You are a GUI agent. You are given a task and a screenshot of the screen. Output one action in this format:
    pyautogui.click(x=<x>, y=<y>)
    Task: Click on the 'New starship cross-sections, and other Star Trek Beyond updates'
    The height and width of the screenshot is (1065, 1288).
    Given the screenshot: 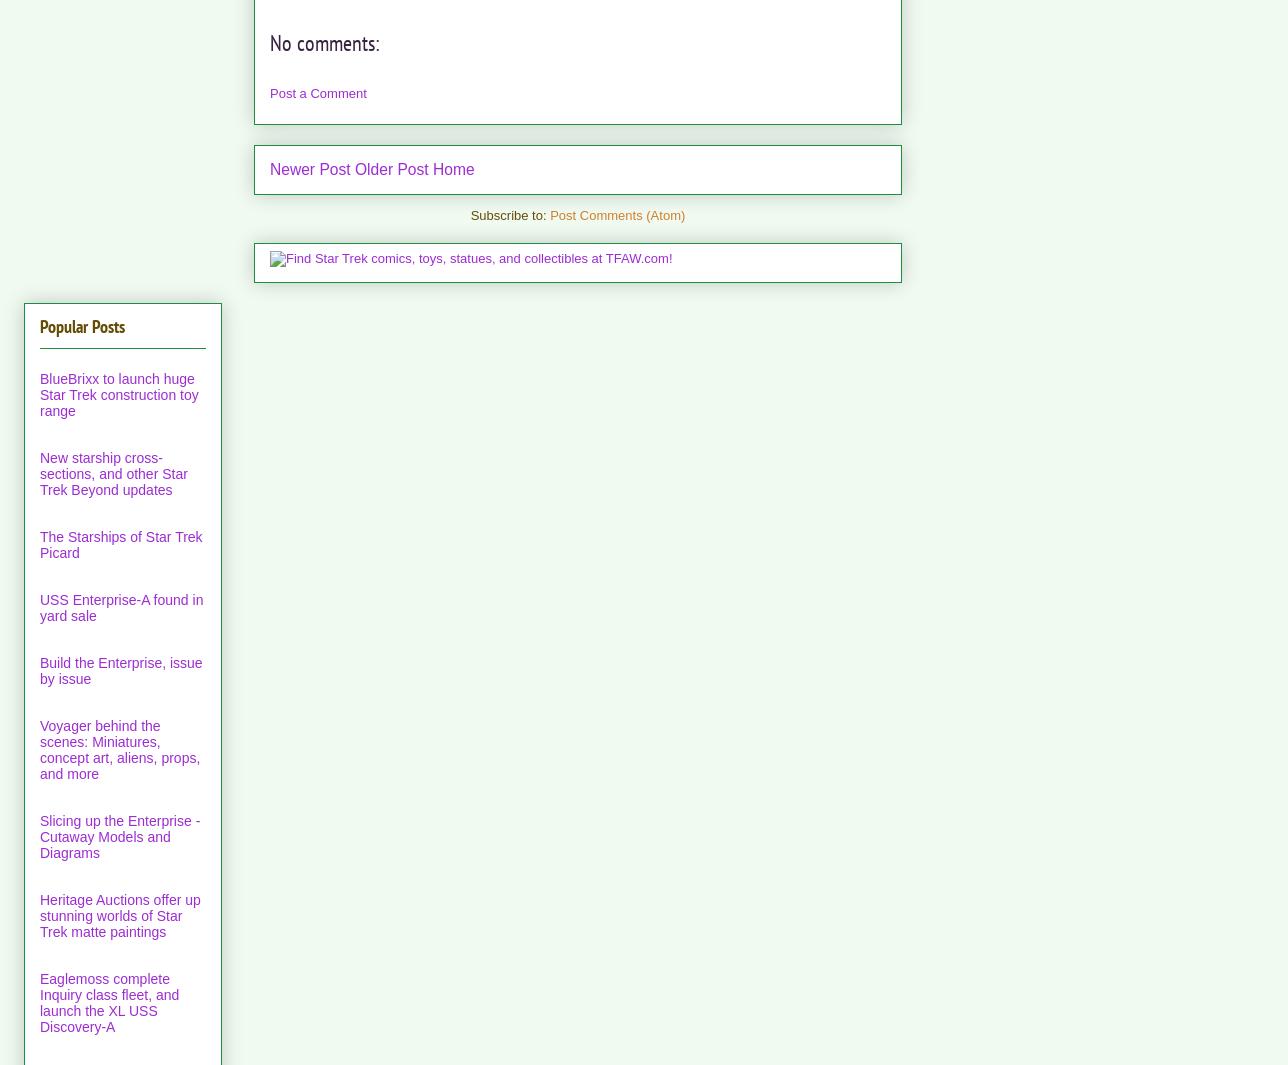 What is the action you would take?
    pyautogui.click(x=113, y=473)
    